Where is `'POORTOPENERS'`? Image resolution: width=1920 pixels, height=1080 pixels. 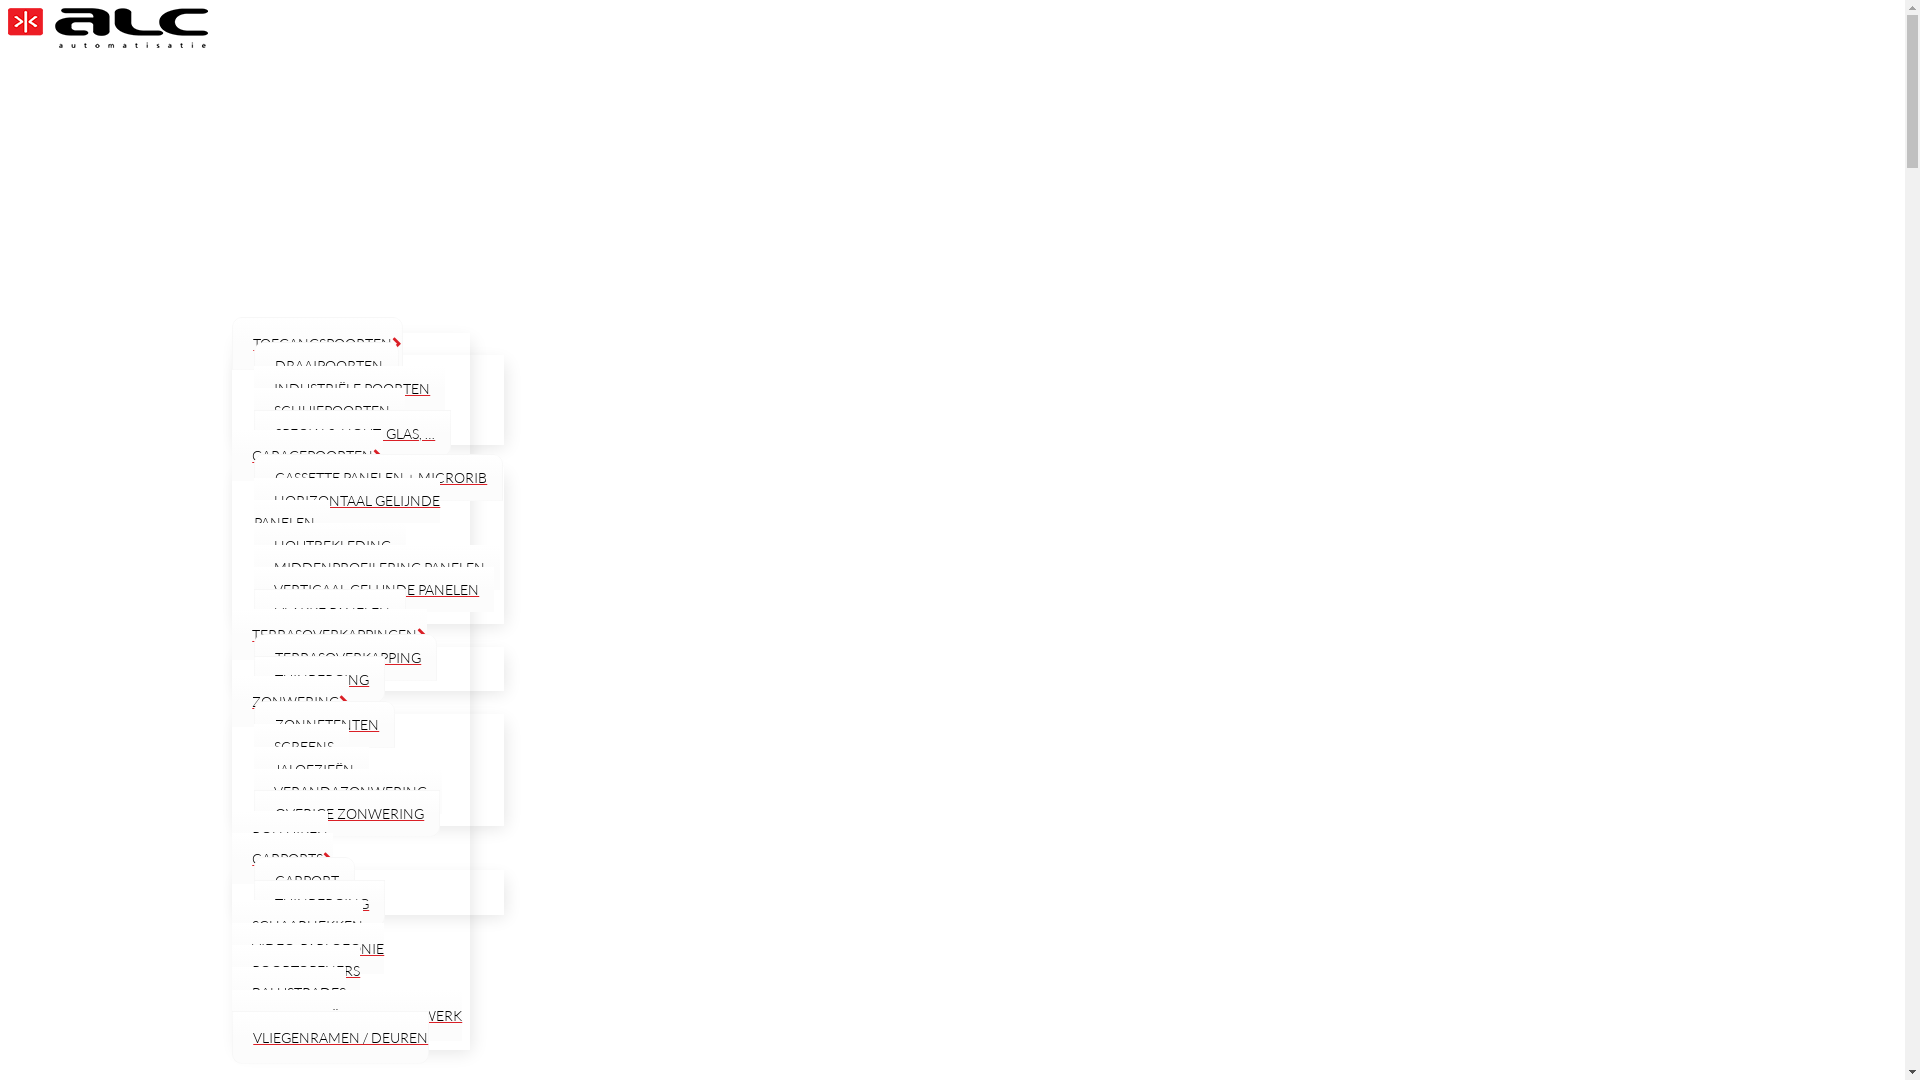
'POORTOPENERS' is located at coordinates (295, 969).